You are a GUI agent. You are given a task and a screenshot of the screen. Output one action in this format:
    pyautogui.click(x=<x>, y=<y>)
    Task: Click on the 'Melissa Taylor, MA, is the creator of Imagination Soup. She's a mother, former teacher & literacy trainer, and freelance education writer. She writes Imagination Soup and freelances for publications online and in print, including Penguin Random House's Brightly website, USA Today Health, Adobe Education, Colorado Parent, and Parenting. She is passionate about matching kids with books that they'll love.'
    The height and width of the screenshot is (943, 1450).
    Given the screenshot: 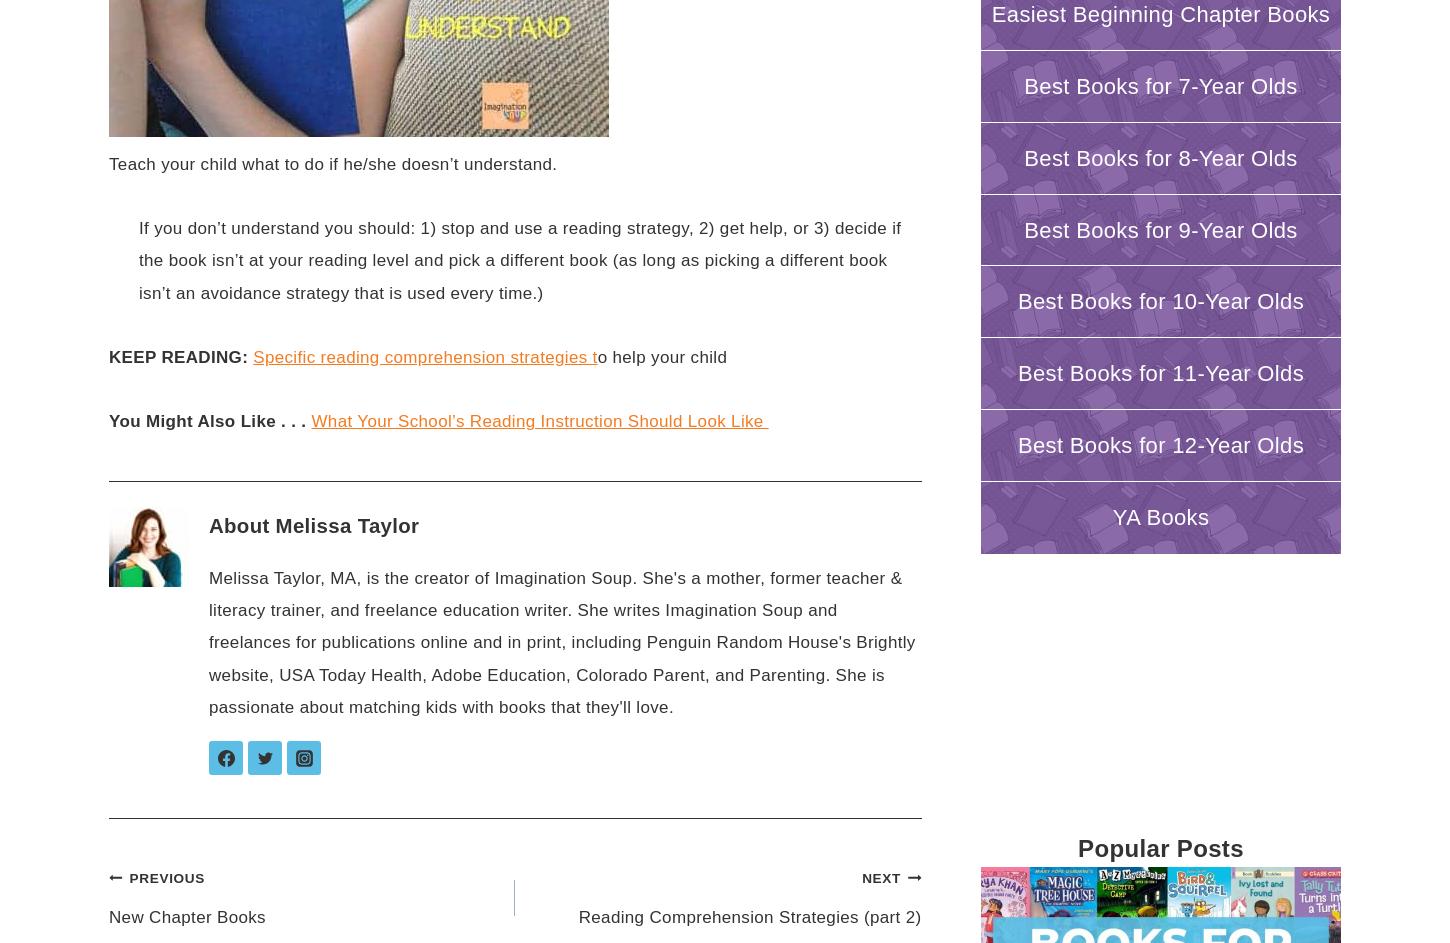 What is the action you would take?
    pyautogui.click(x=207, y=641)
    